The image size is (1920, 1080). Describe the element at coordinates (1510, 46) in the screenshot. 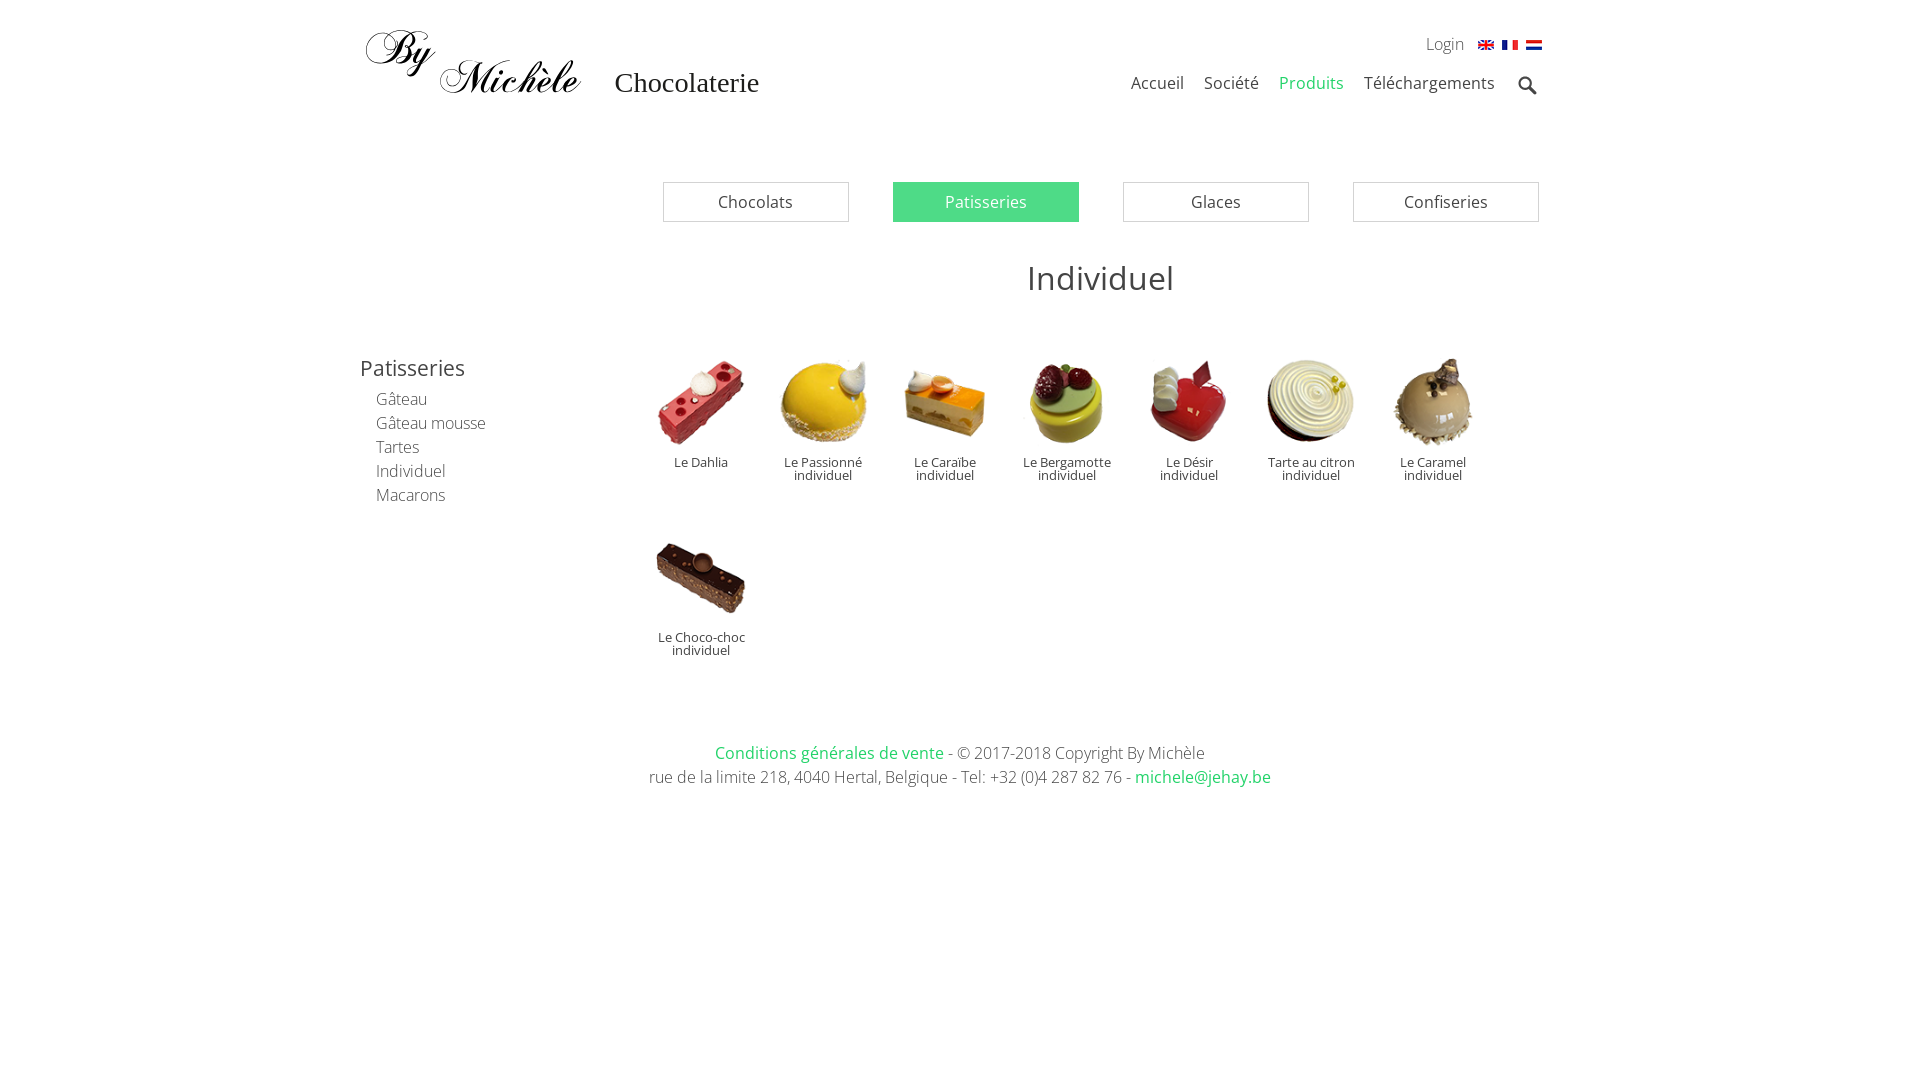

I see `'Fr'` at that location.